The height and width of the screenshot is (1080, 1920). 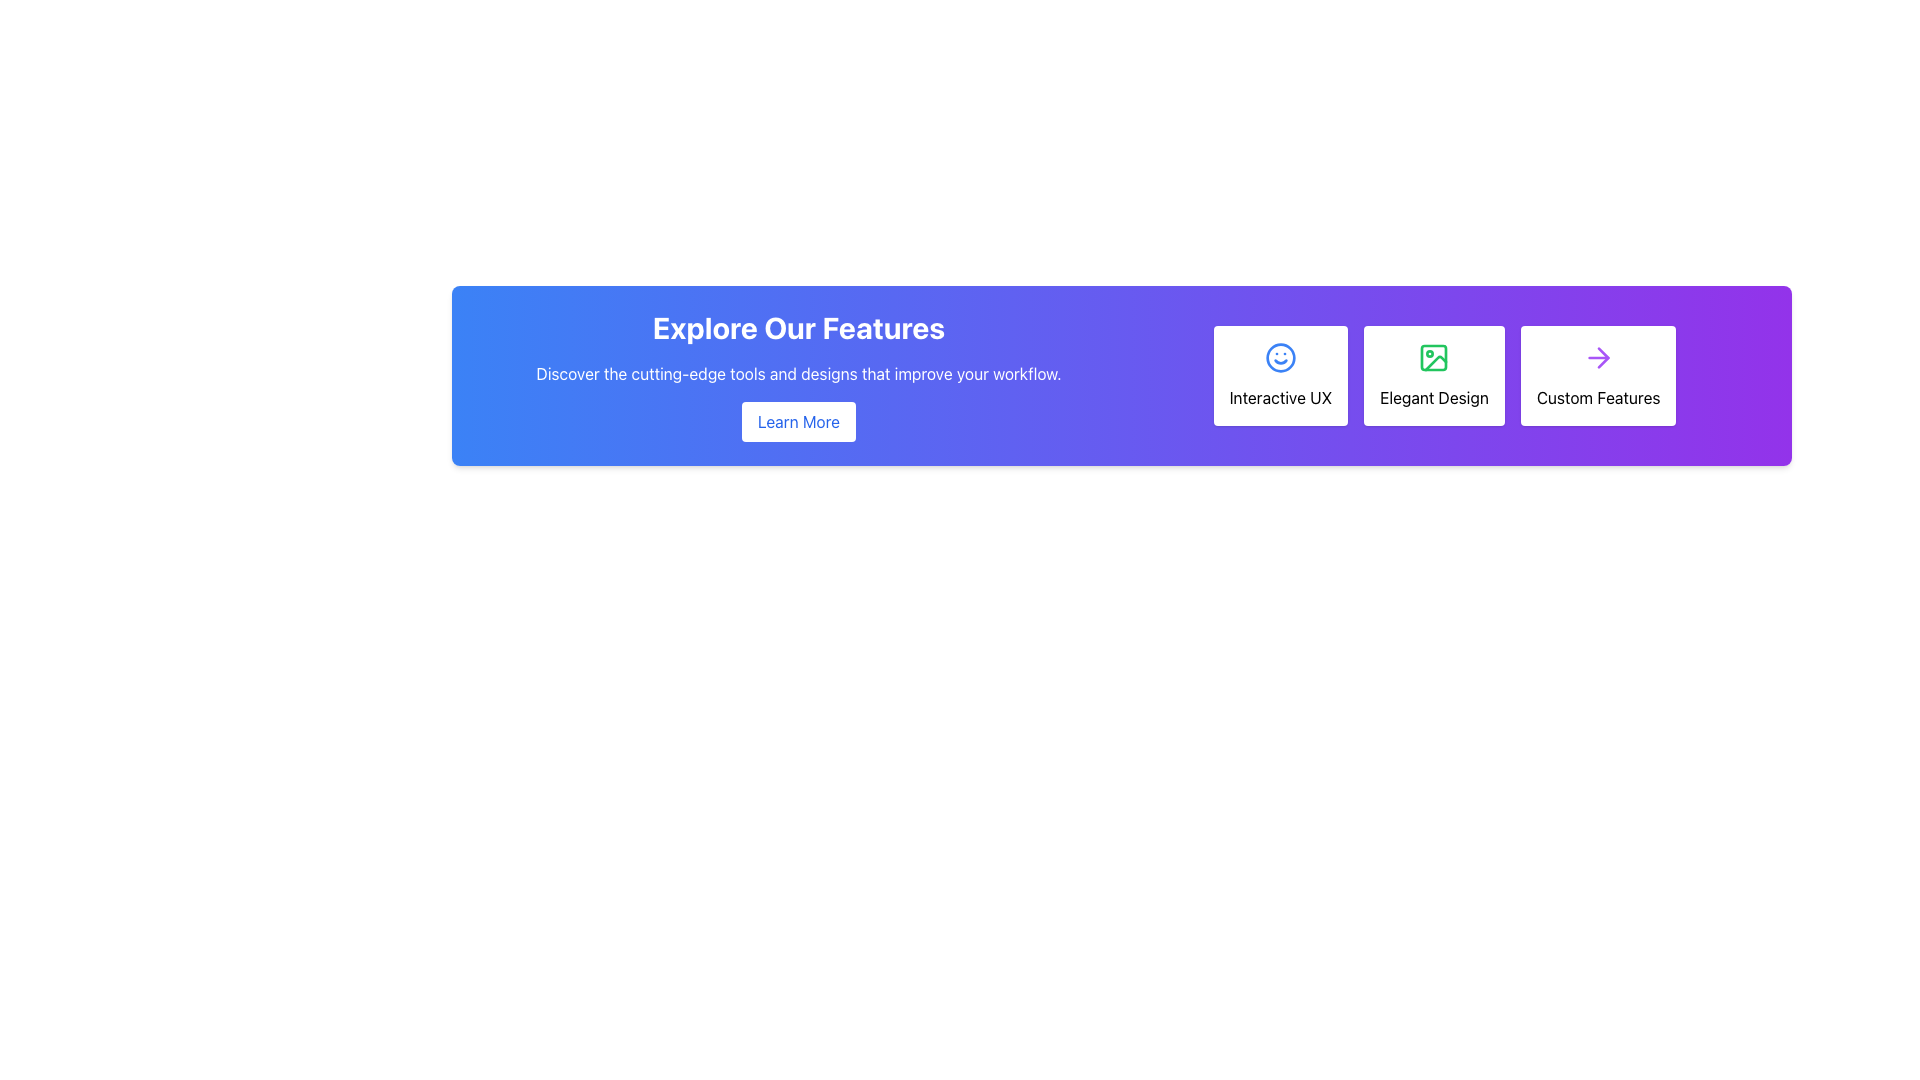 What do you see at coordinates (1597, 397) in the screenshot?
I see `text from the label located within the last box in a series of horizontally aligned white boxes with rounded corners, featuring a right-pointing arrow icon above the text` at bounding box center [1597, 397].